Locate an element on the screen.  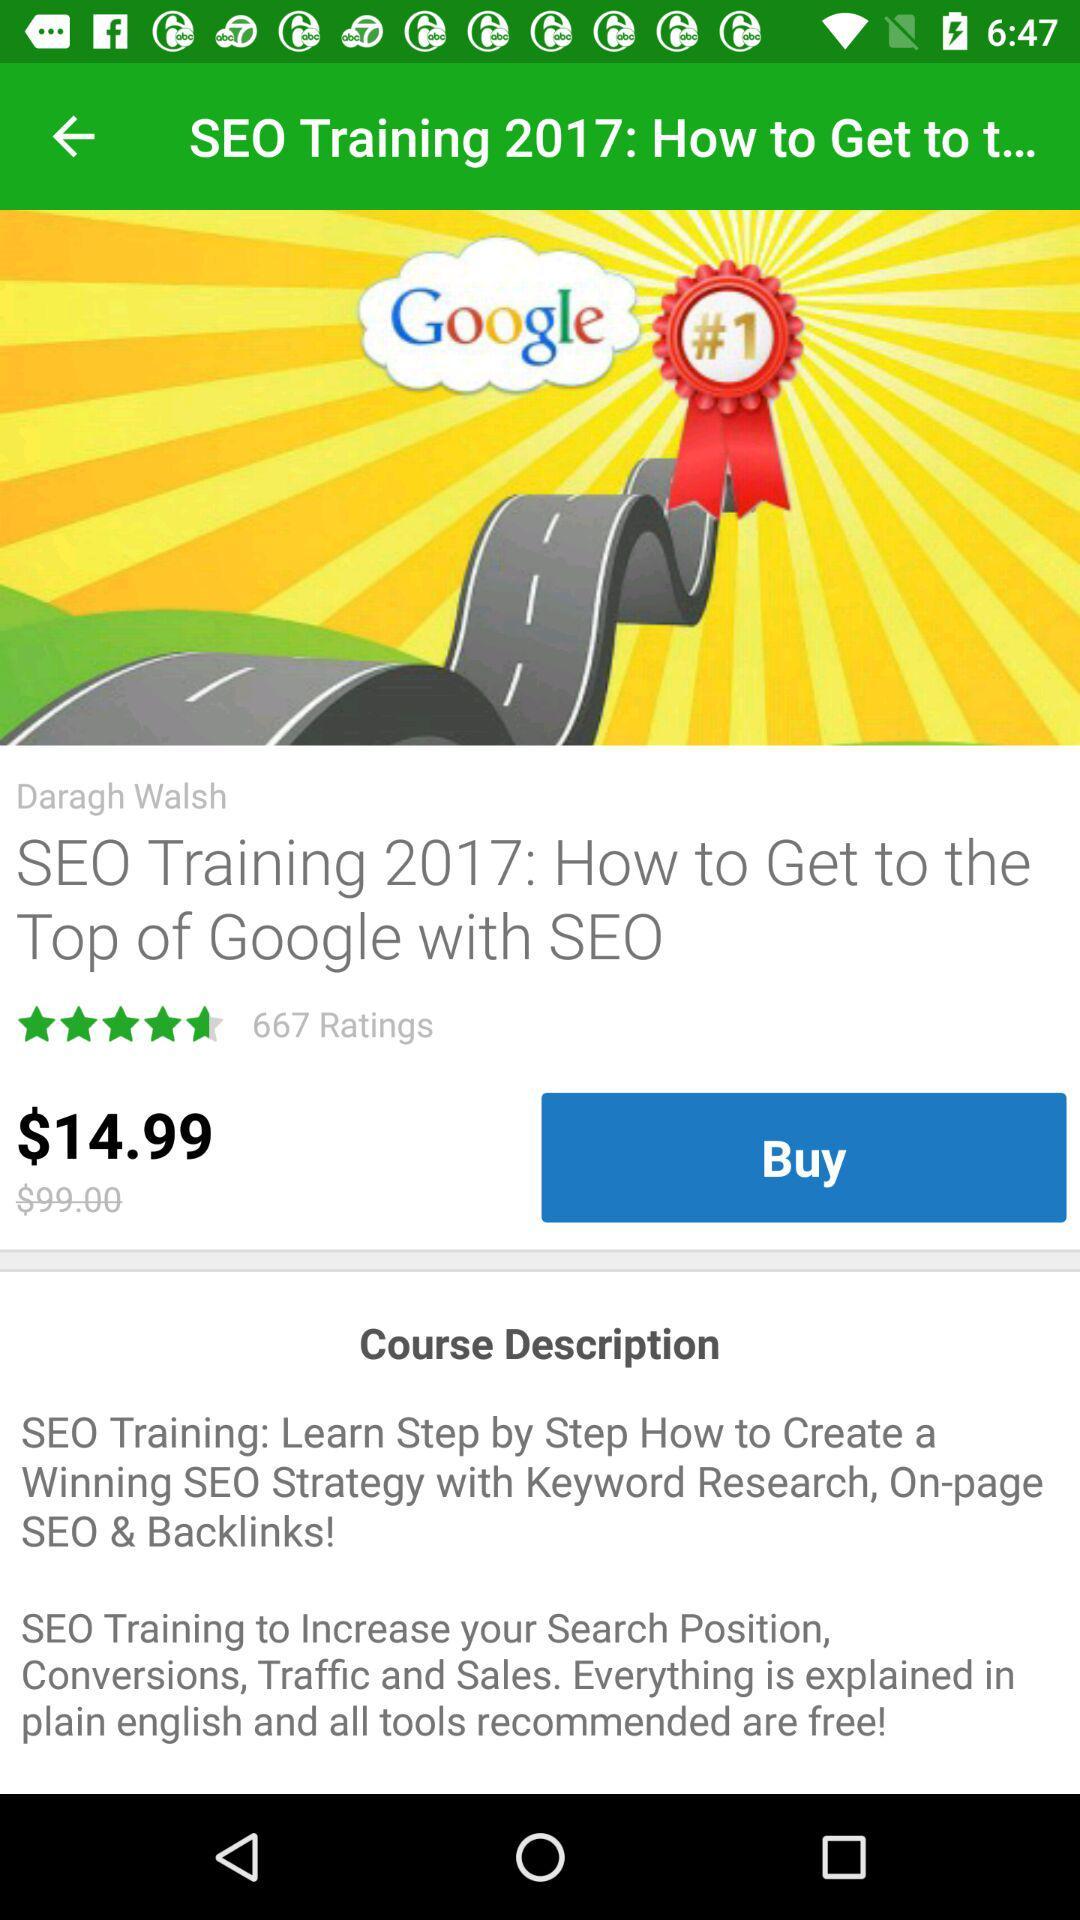
the item below seo training 2017 icon is located at coordinates (802, 1157).